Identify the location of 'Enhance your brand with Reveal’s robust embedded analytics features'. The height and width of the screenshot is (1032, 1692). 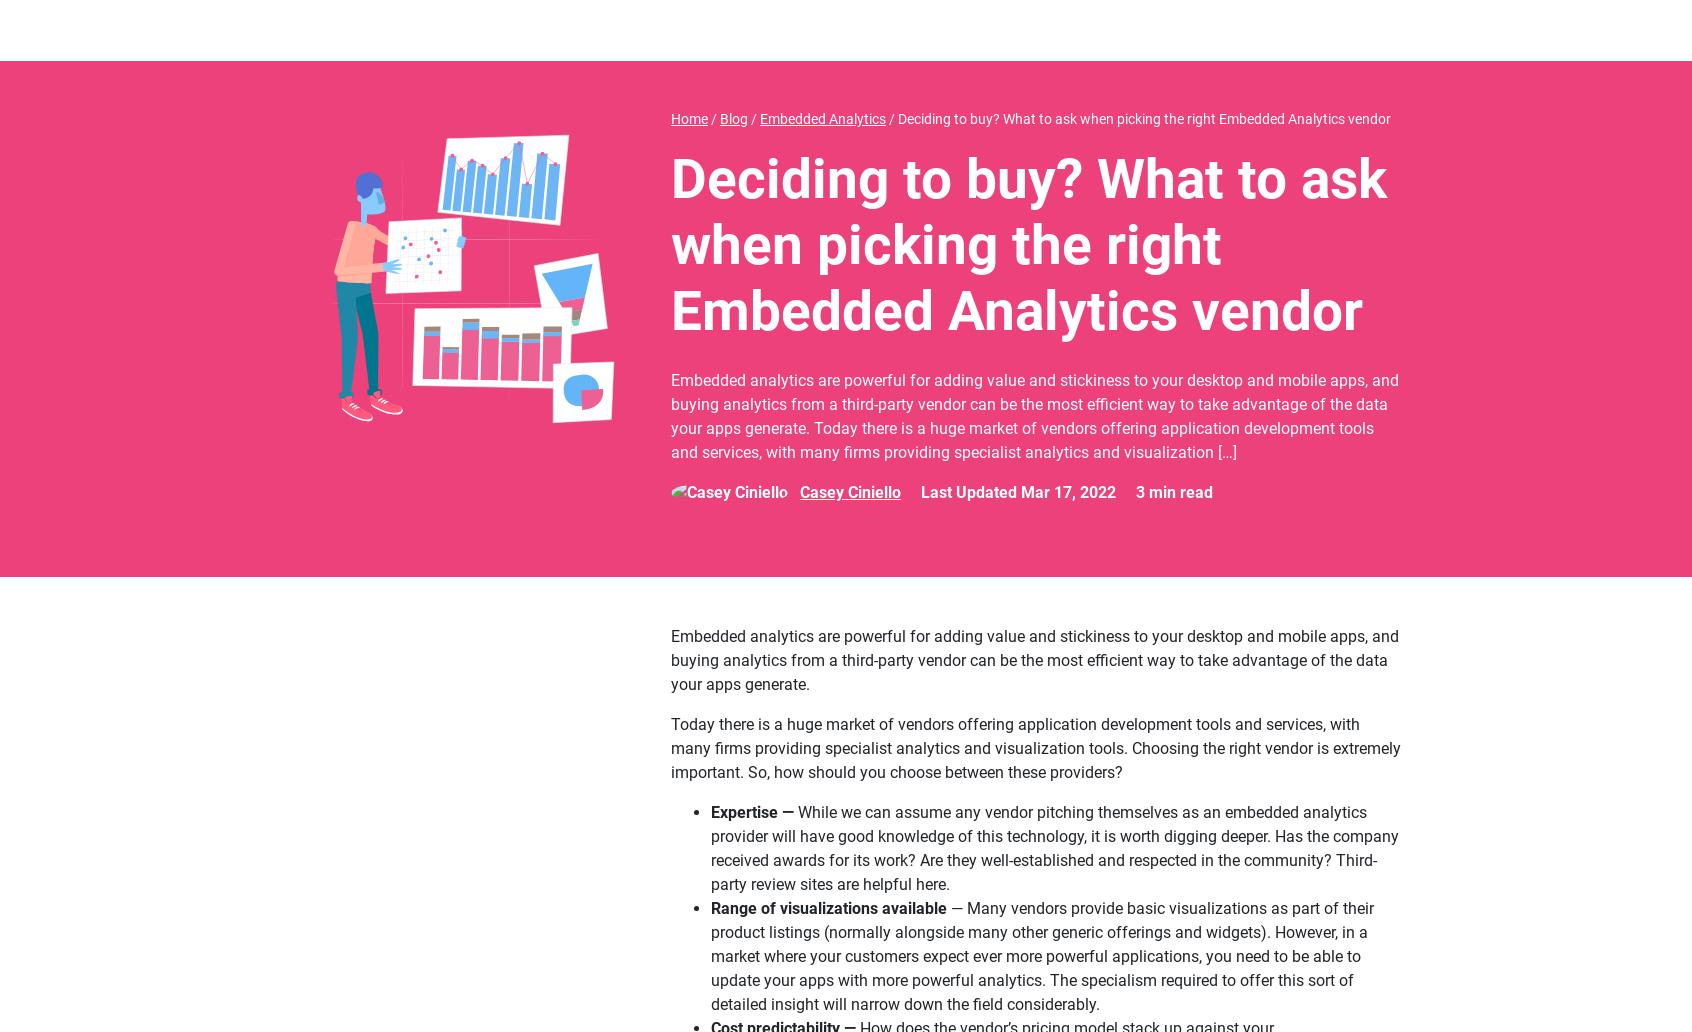
(638, 304).